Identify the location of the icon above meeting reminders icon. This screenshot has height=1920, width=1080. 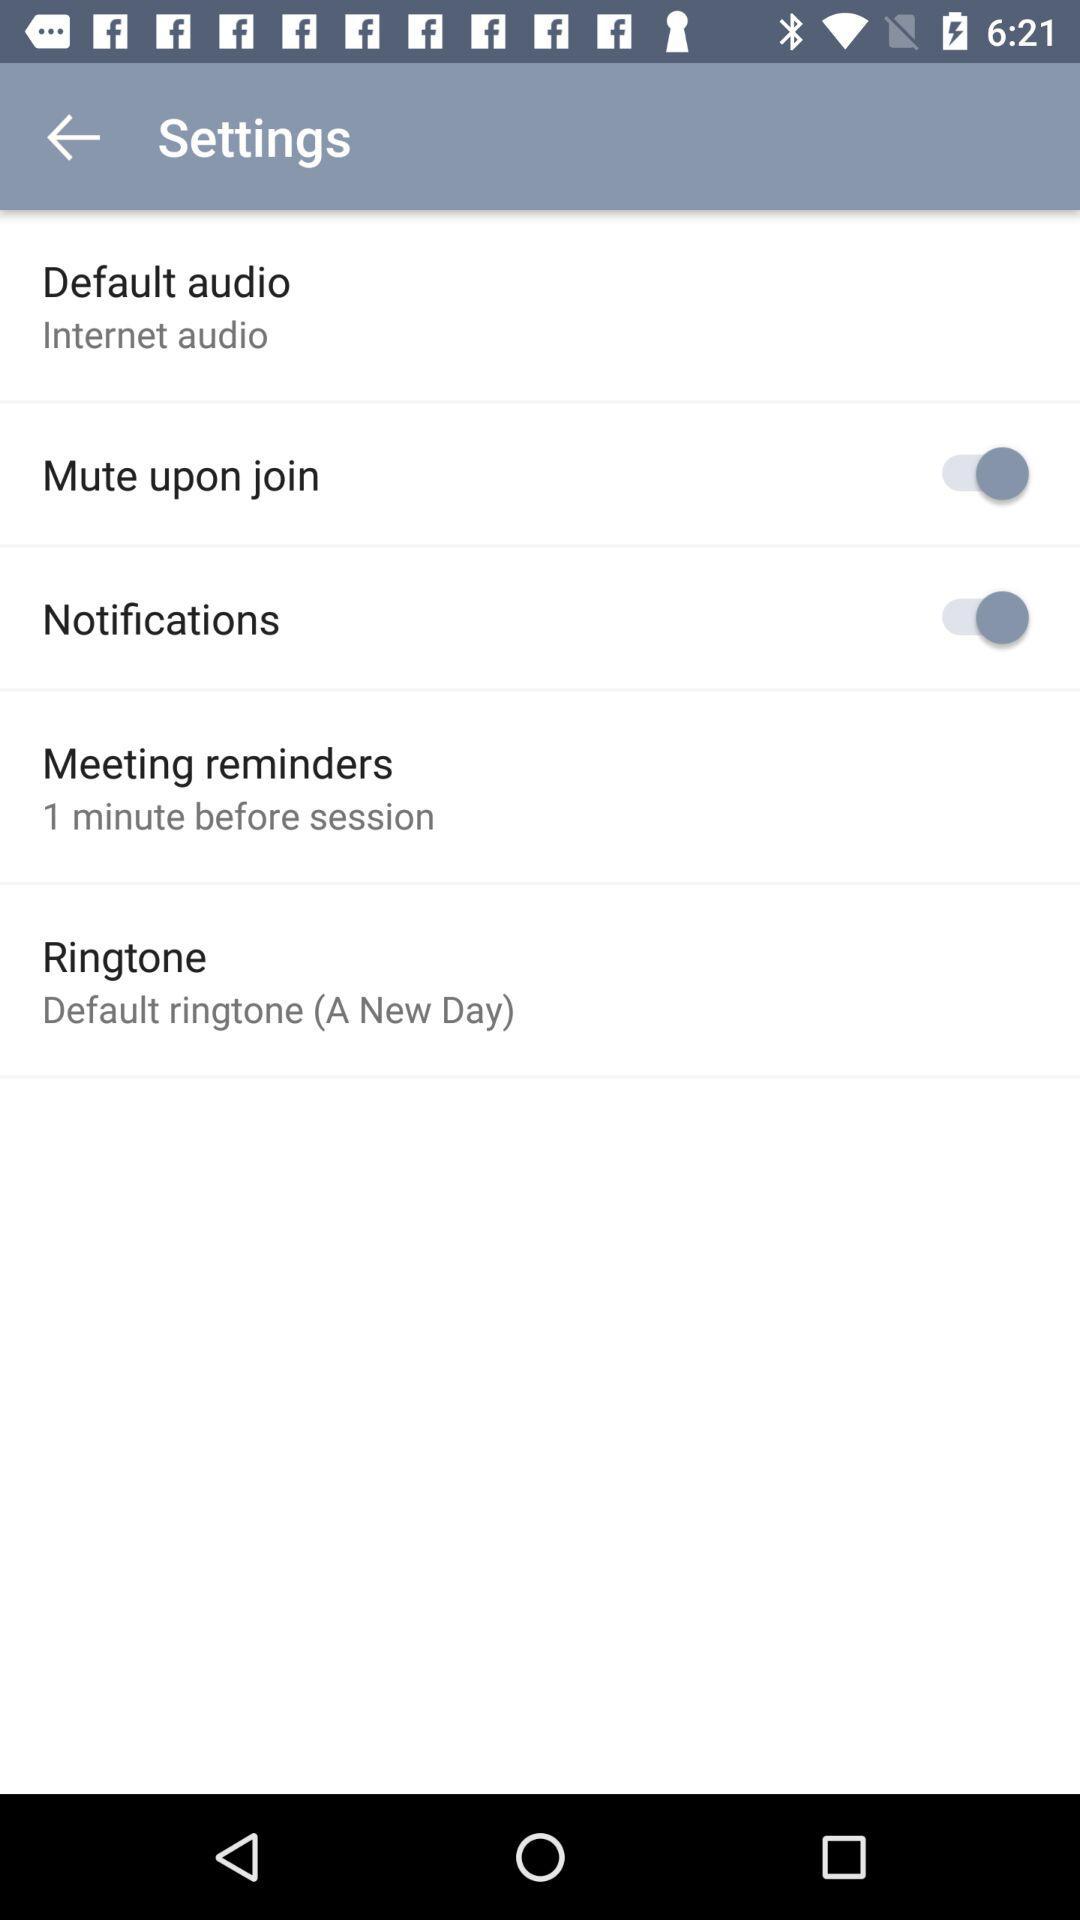
(160, 617).